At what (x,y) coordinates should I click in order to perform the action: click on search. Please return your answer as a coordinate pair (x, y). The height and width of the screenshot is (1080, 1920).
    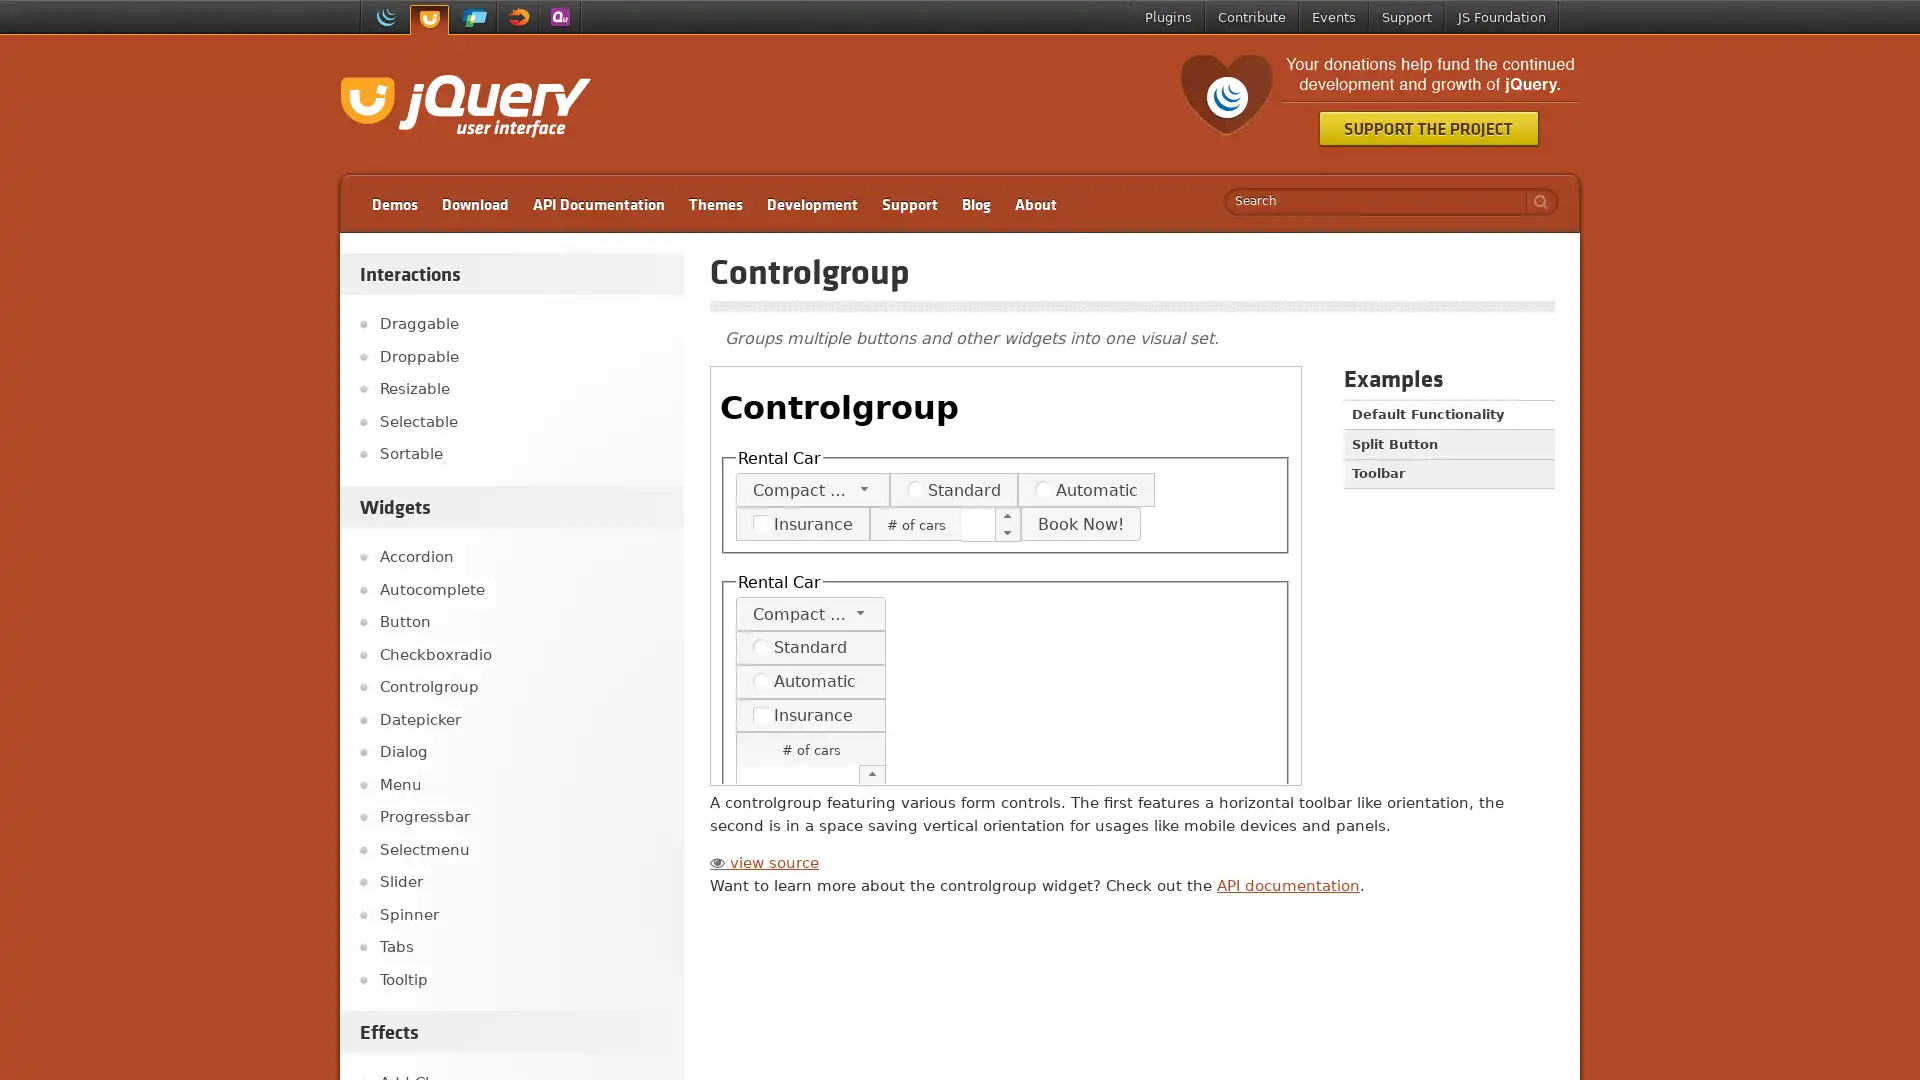
    Looking at the image, I should click on (1535, 201).